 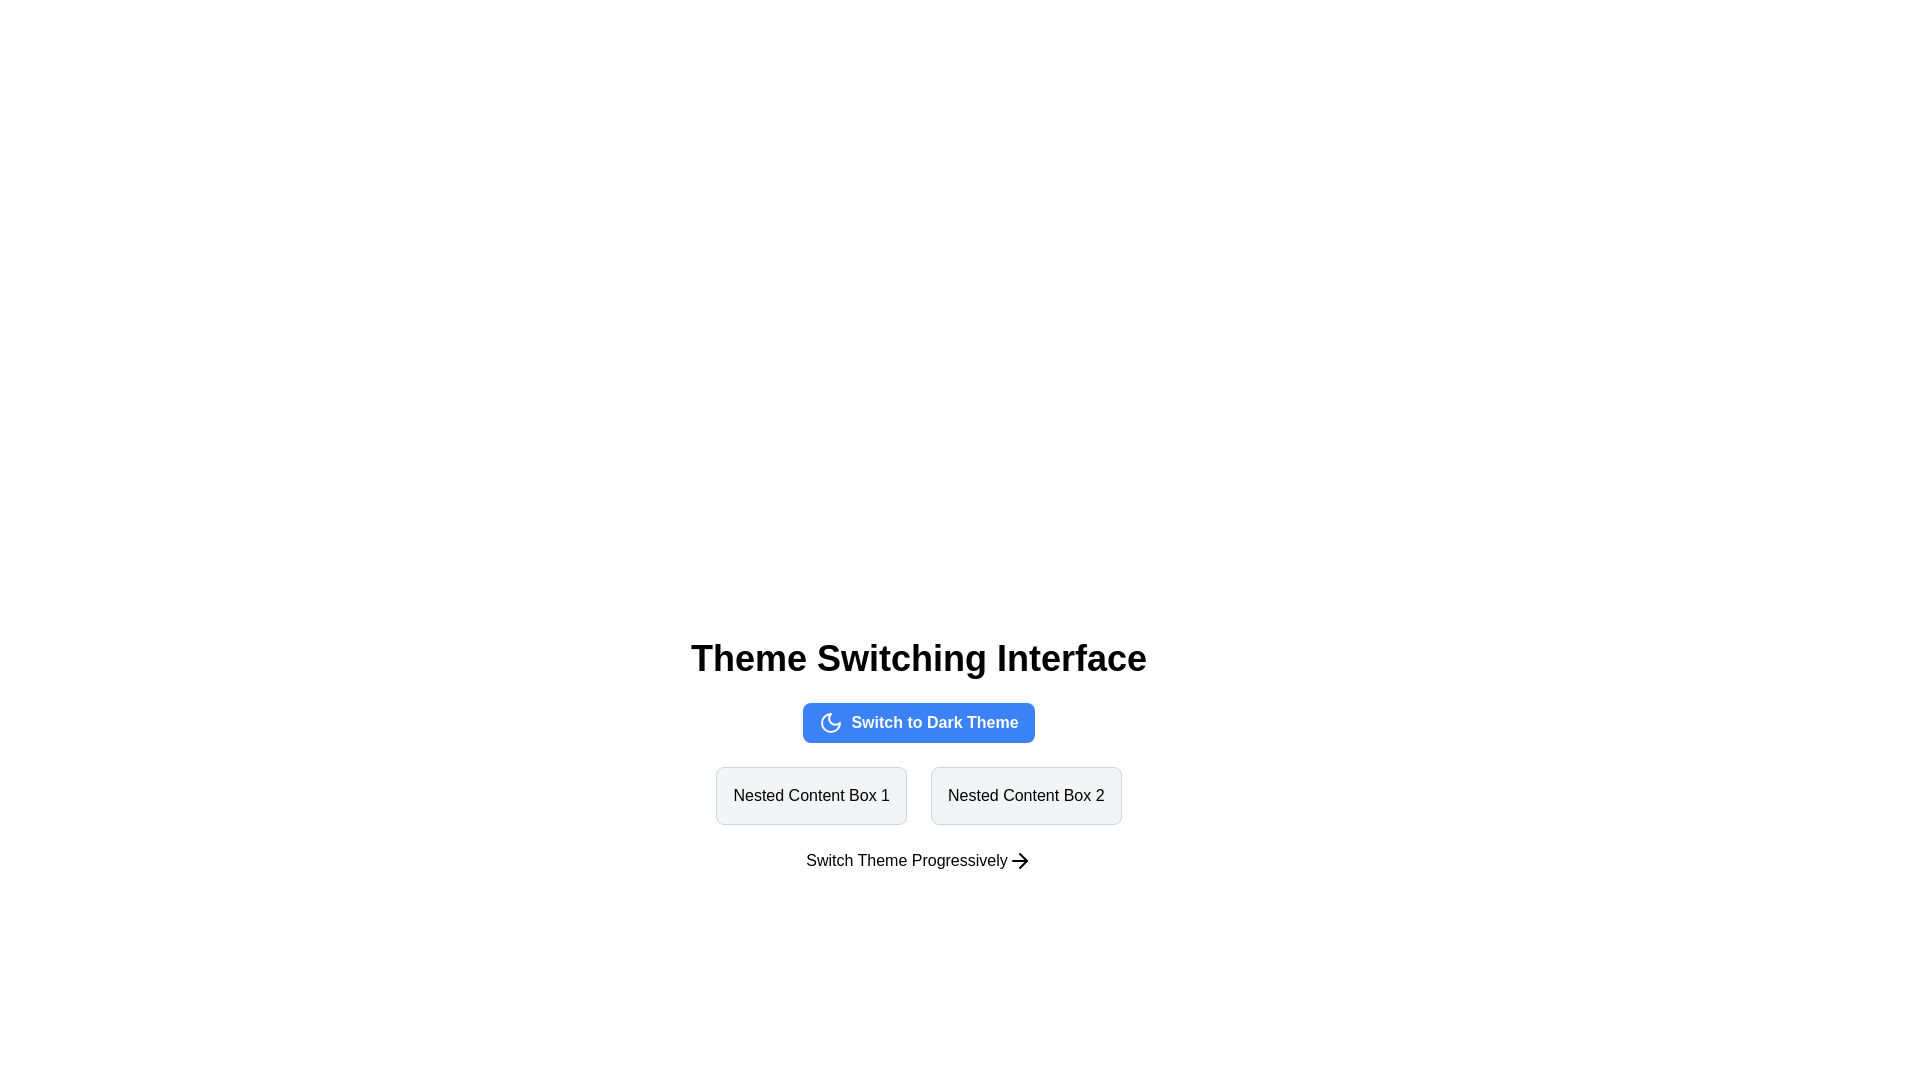 I want to click on the crescent moon icon located at the center-left of the 'Switch to Dark Theme' button, so click(x=831, y=722).